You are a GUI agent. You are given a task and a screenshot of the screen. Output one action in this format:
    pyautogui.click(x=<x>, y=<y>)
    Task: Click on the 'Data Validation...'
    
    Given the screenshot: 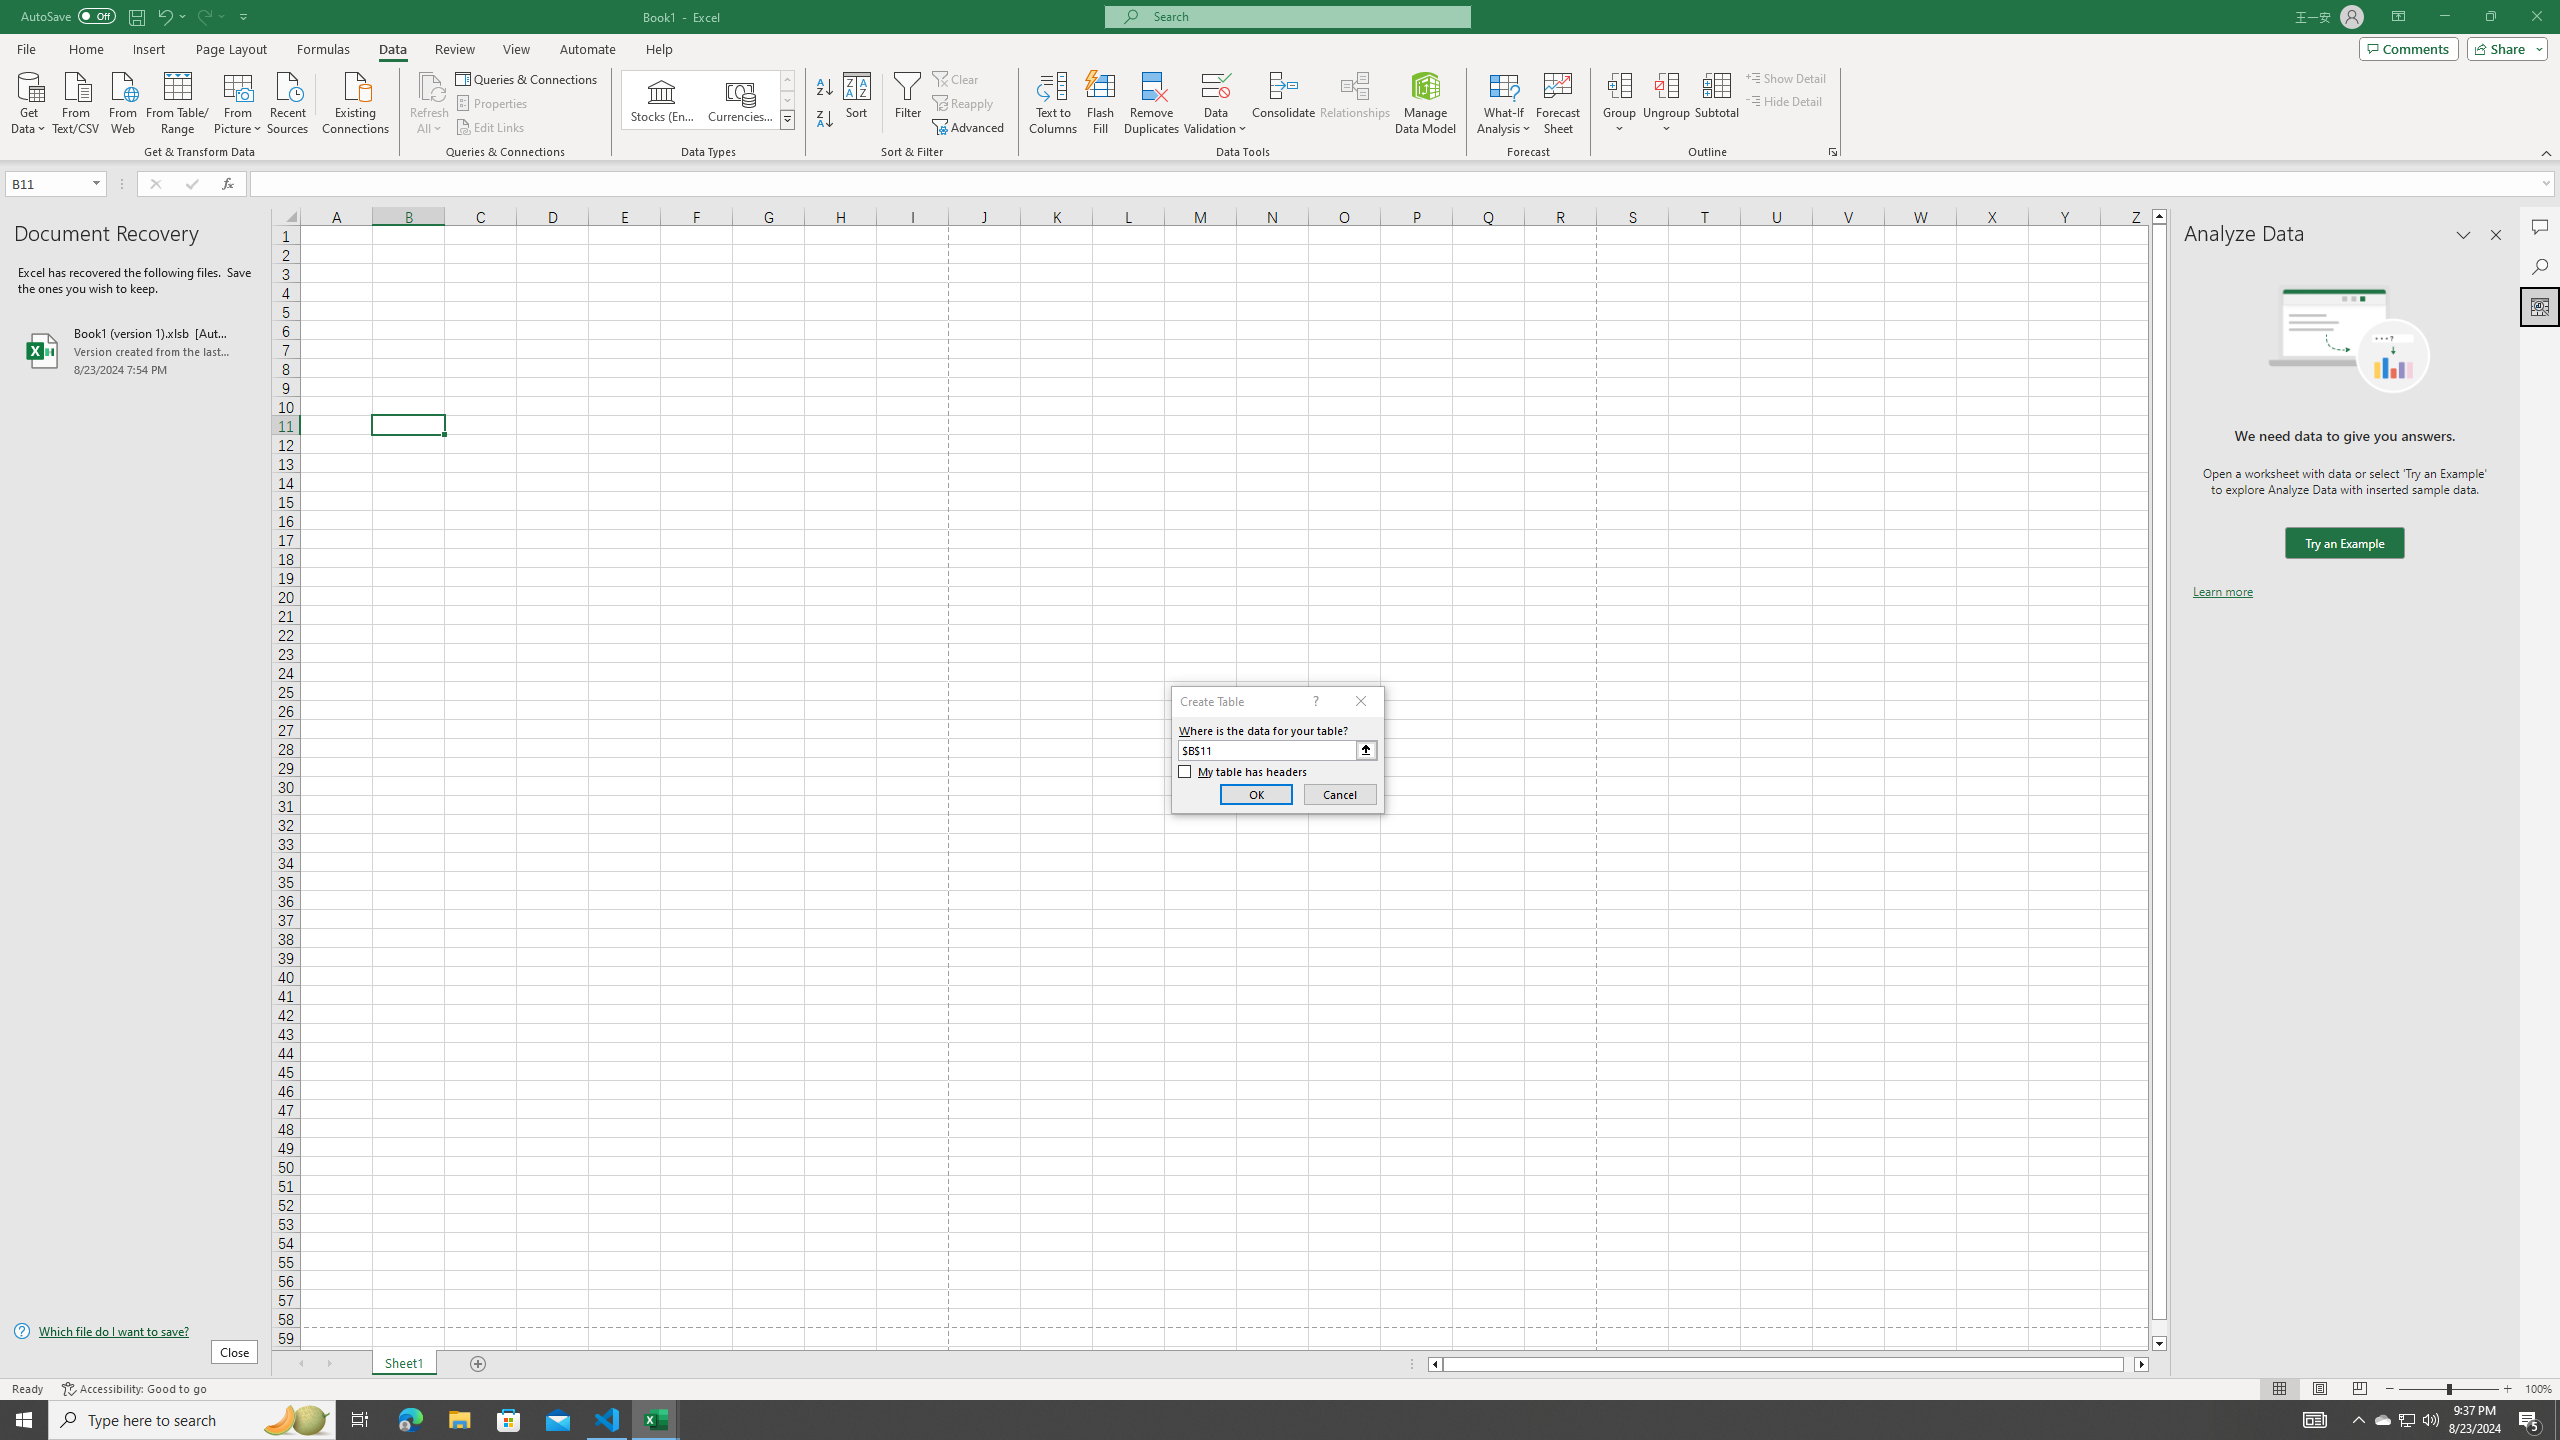 What is the action you would take?
    pyautogui.click(x=1215, y=103)
    